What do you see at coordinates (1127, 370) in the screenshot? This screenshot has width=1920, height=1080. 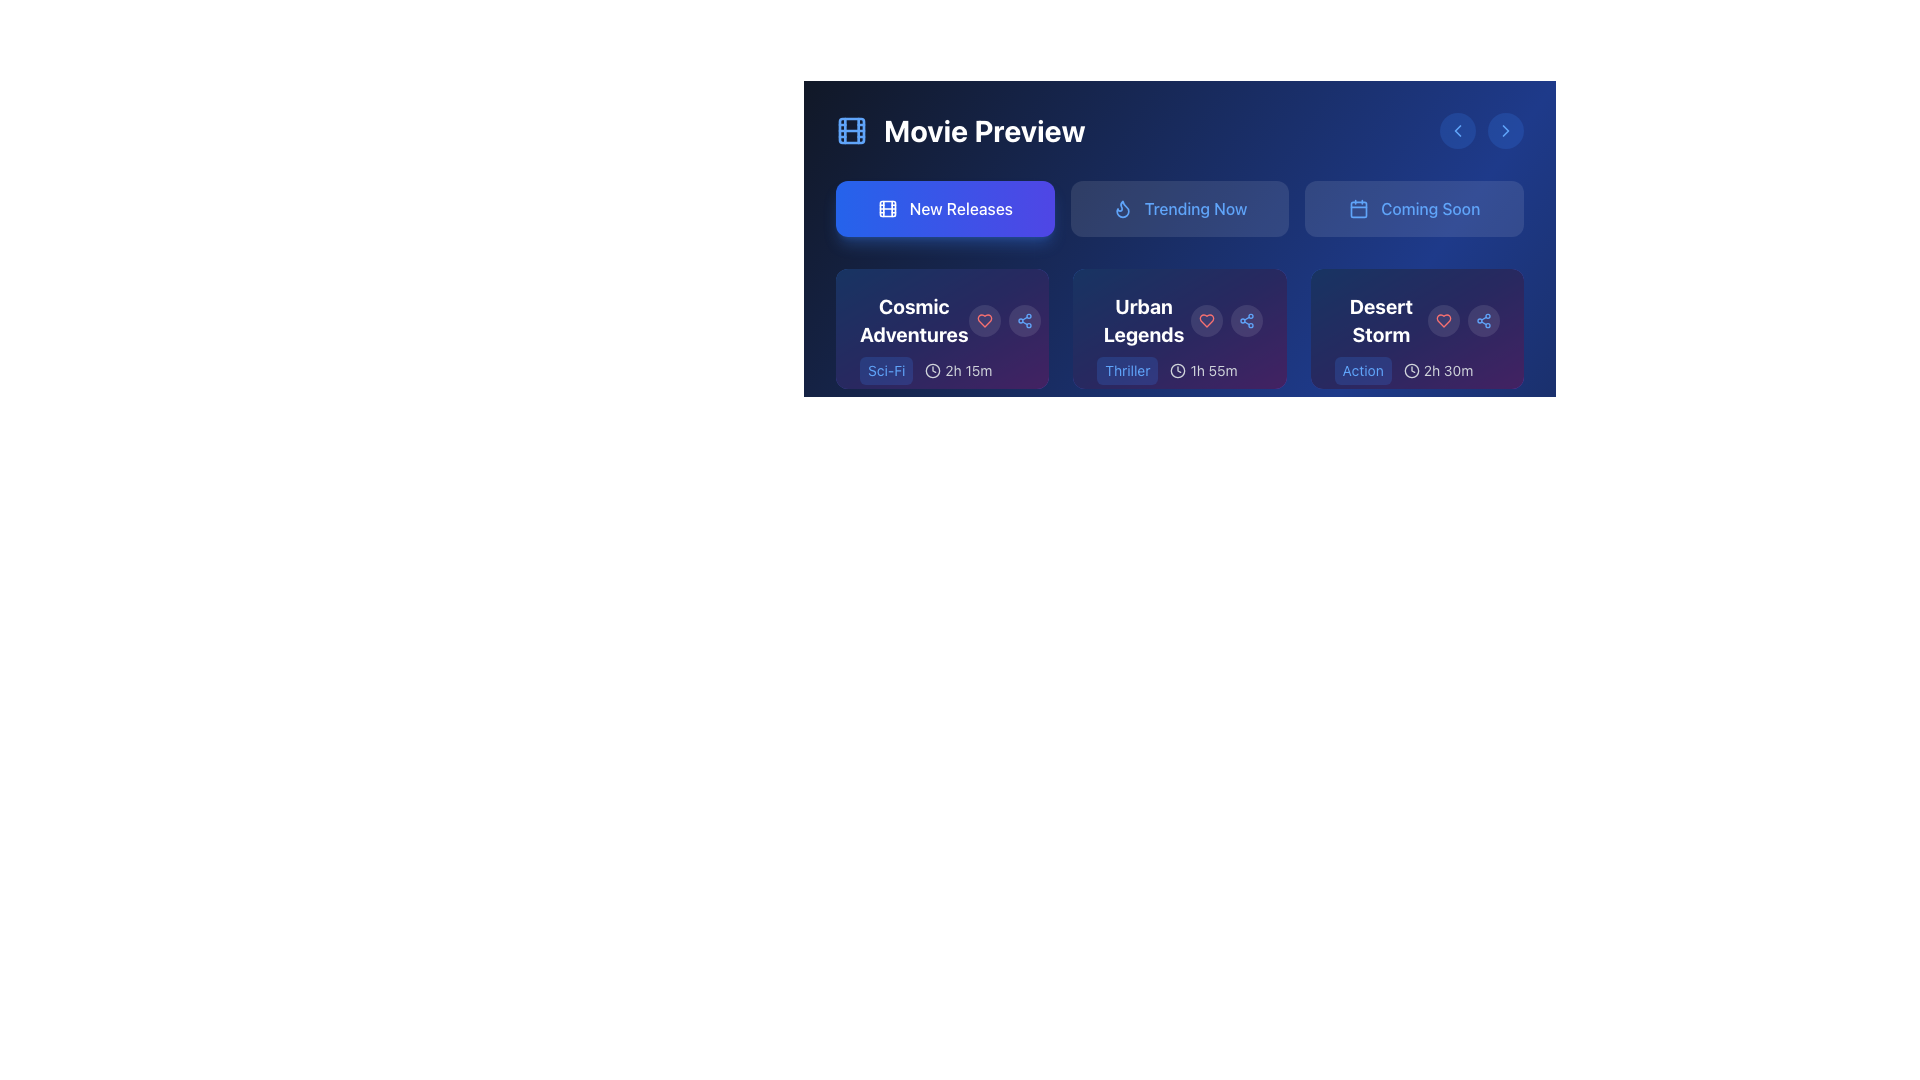 I see `contents of the text label displaying the word 'Thriller', which is styled in a small font size and located in the 'Urban Legends' section of the movie information card` at bounding box center [1127, 370].